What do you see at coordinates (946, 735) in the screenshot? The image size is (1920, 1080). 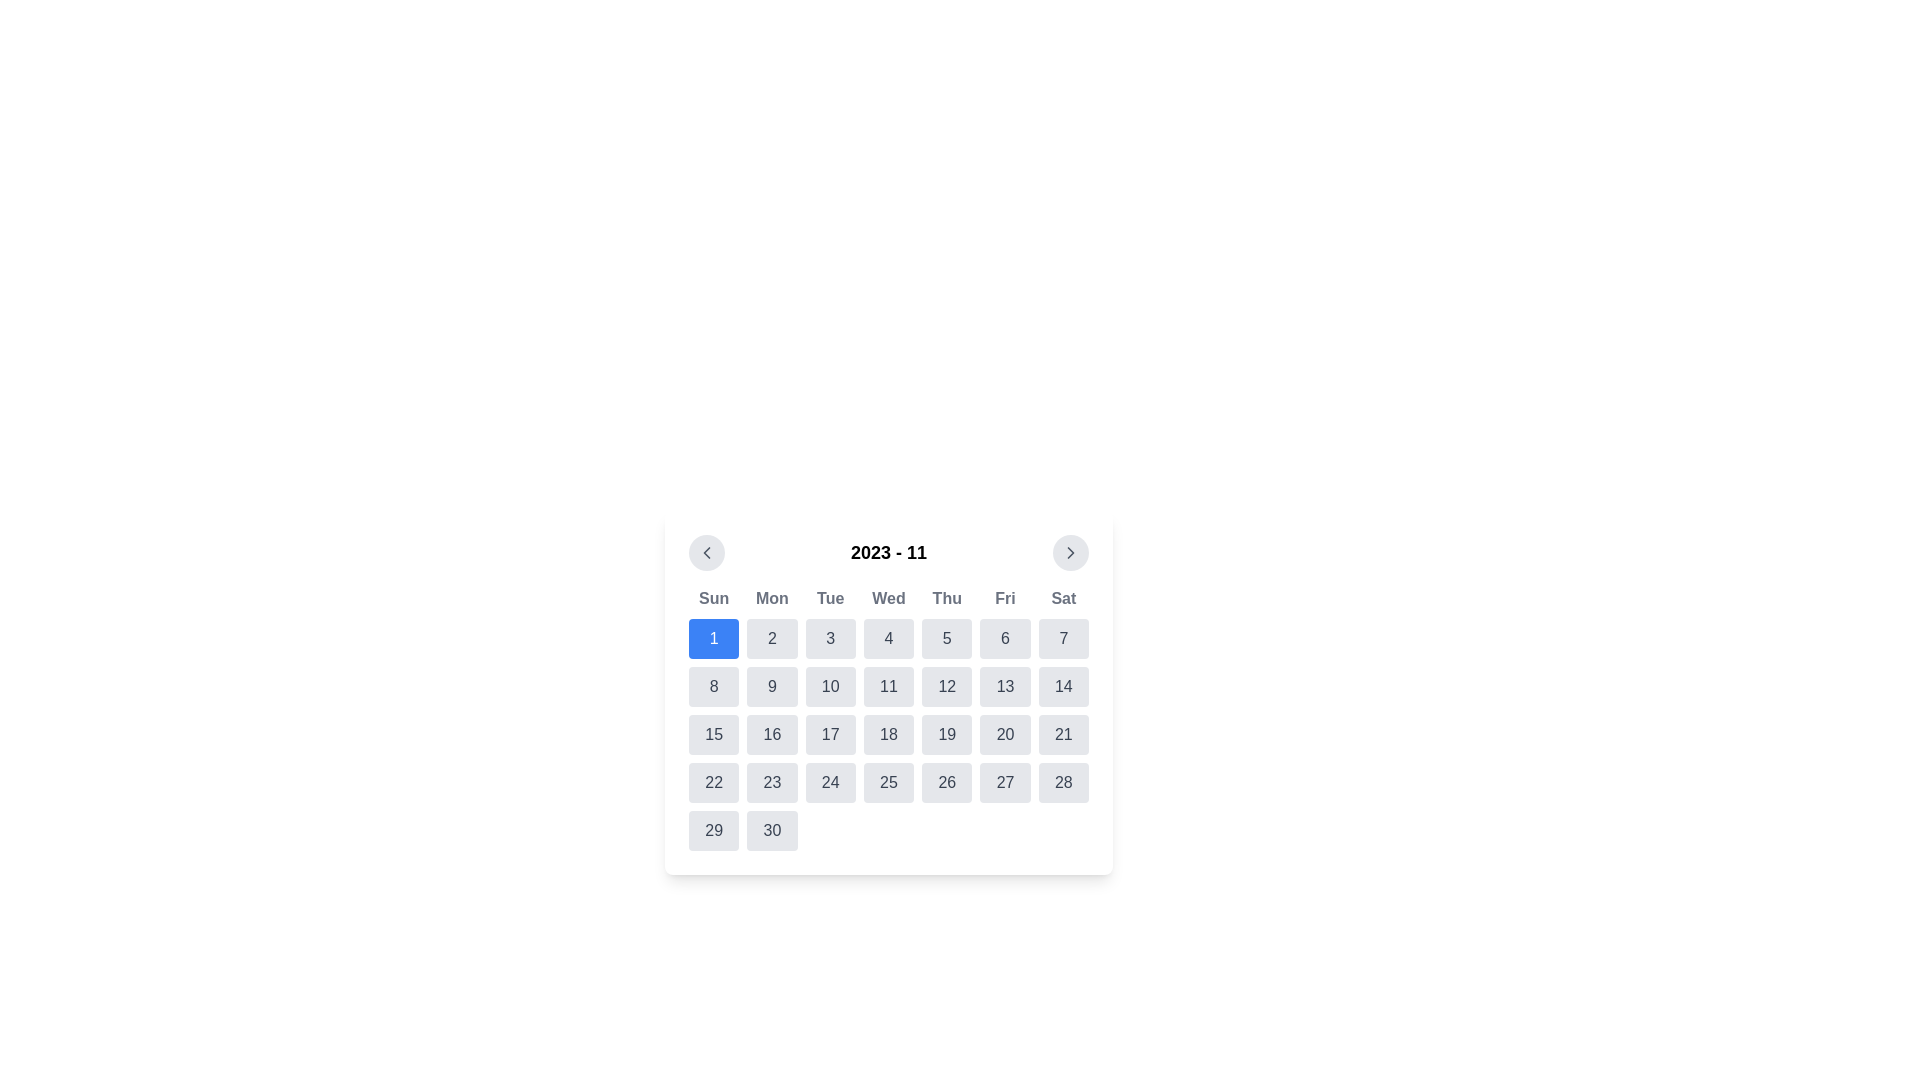 I see `the button displaying the number '19' in the calendar grid` at bounding box center [946, 735].